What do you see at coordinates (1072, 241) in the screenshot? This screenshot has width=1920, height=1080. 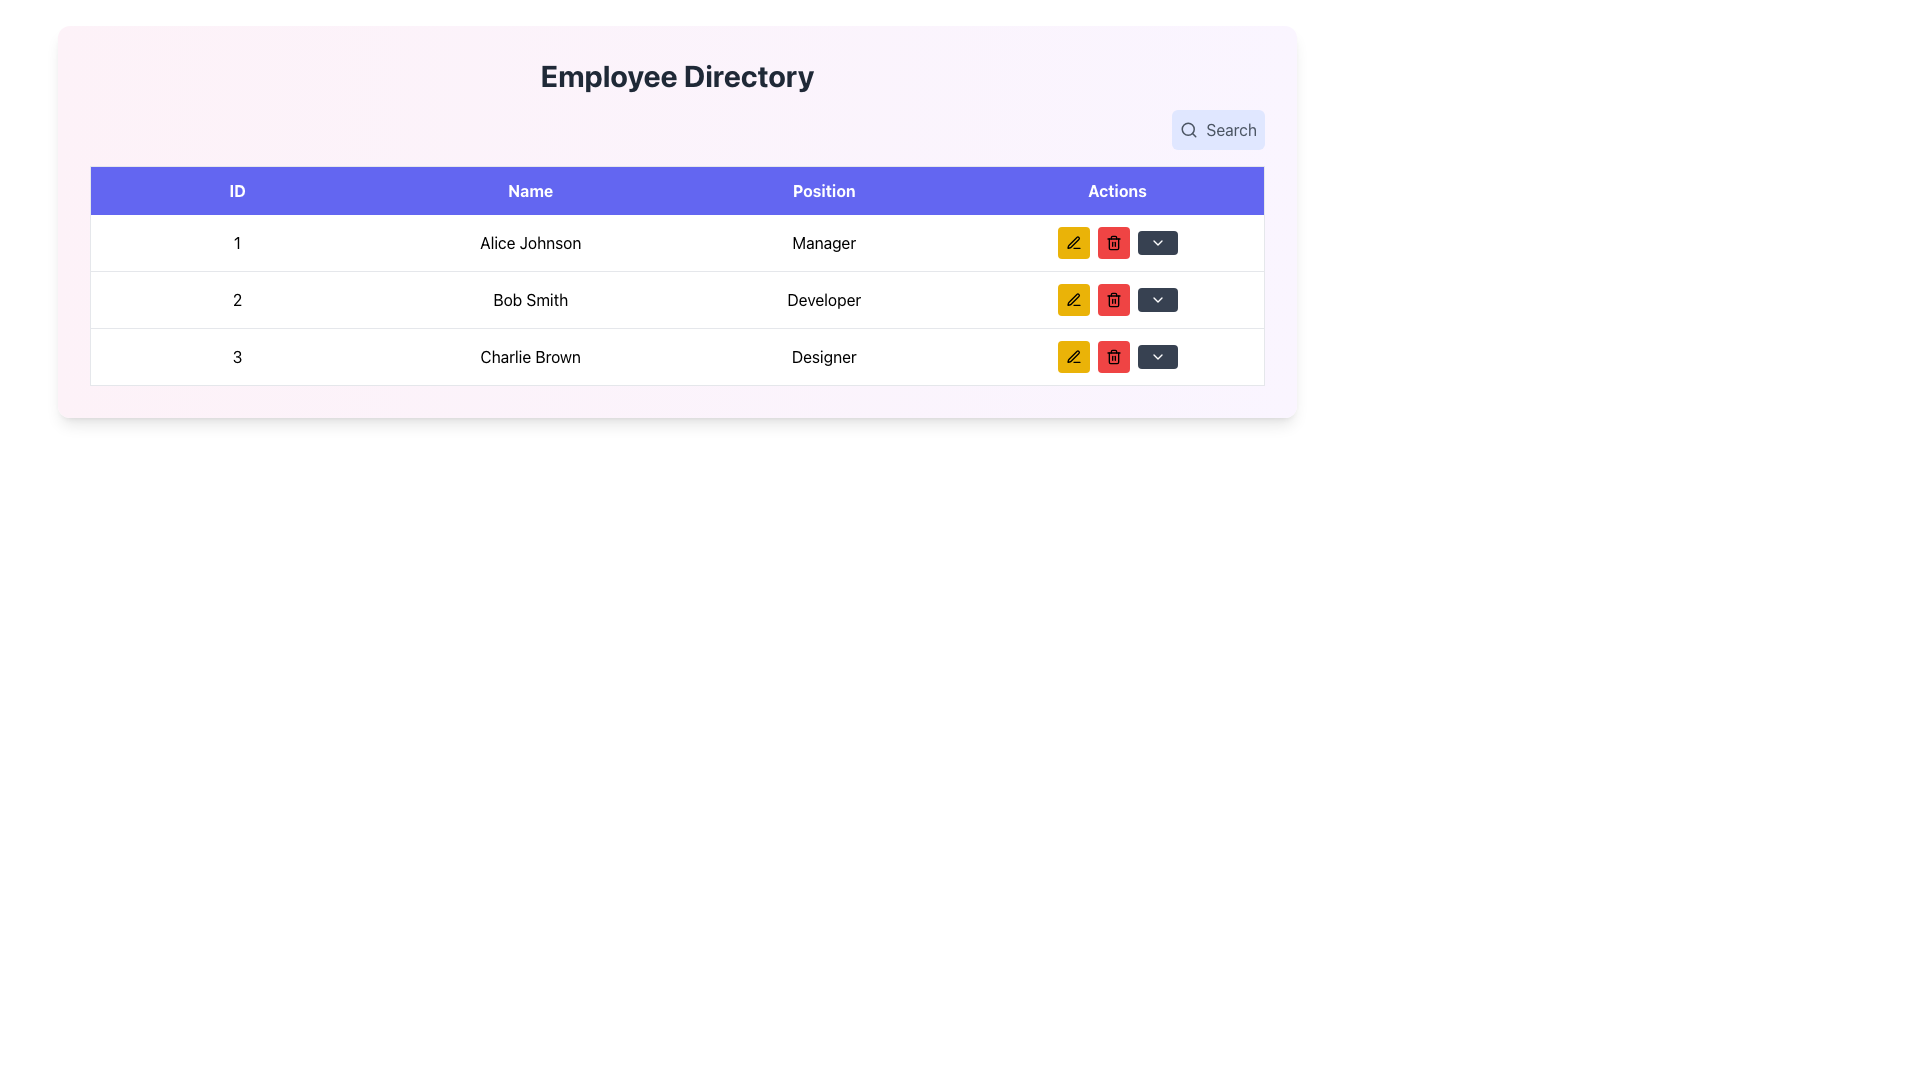 I see `the pen icon located in the 'Actions' column of the second row to initiate an edit action` at bounding box center [1072, 241].